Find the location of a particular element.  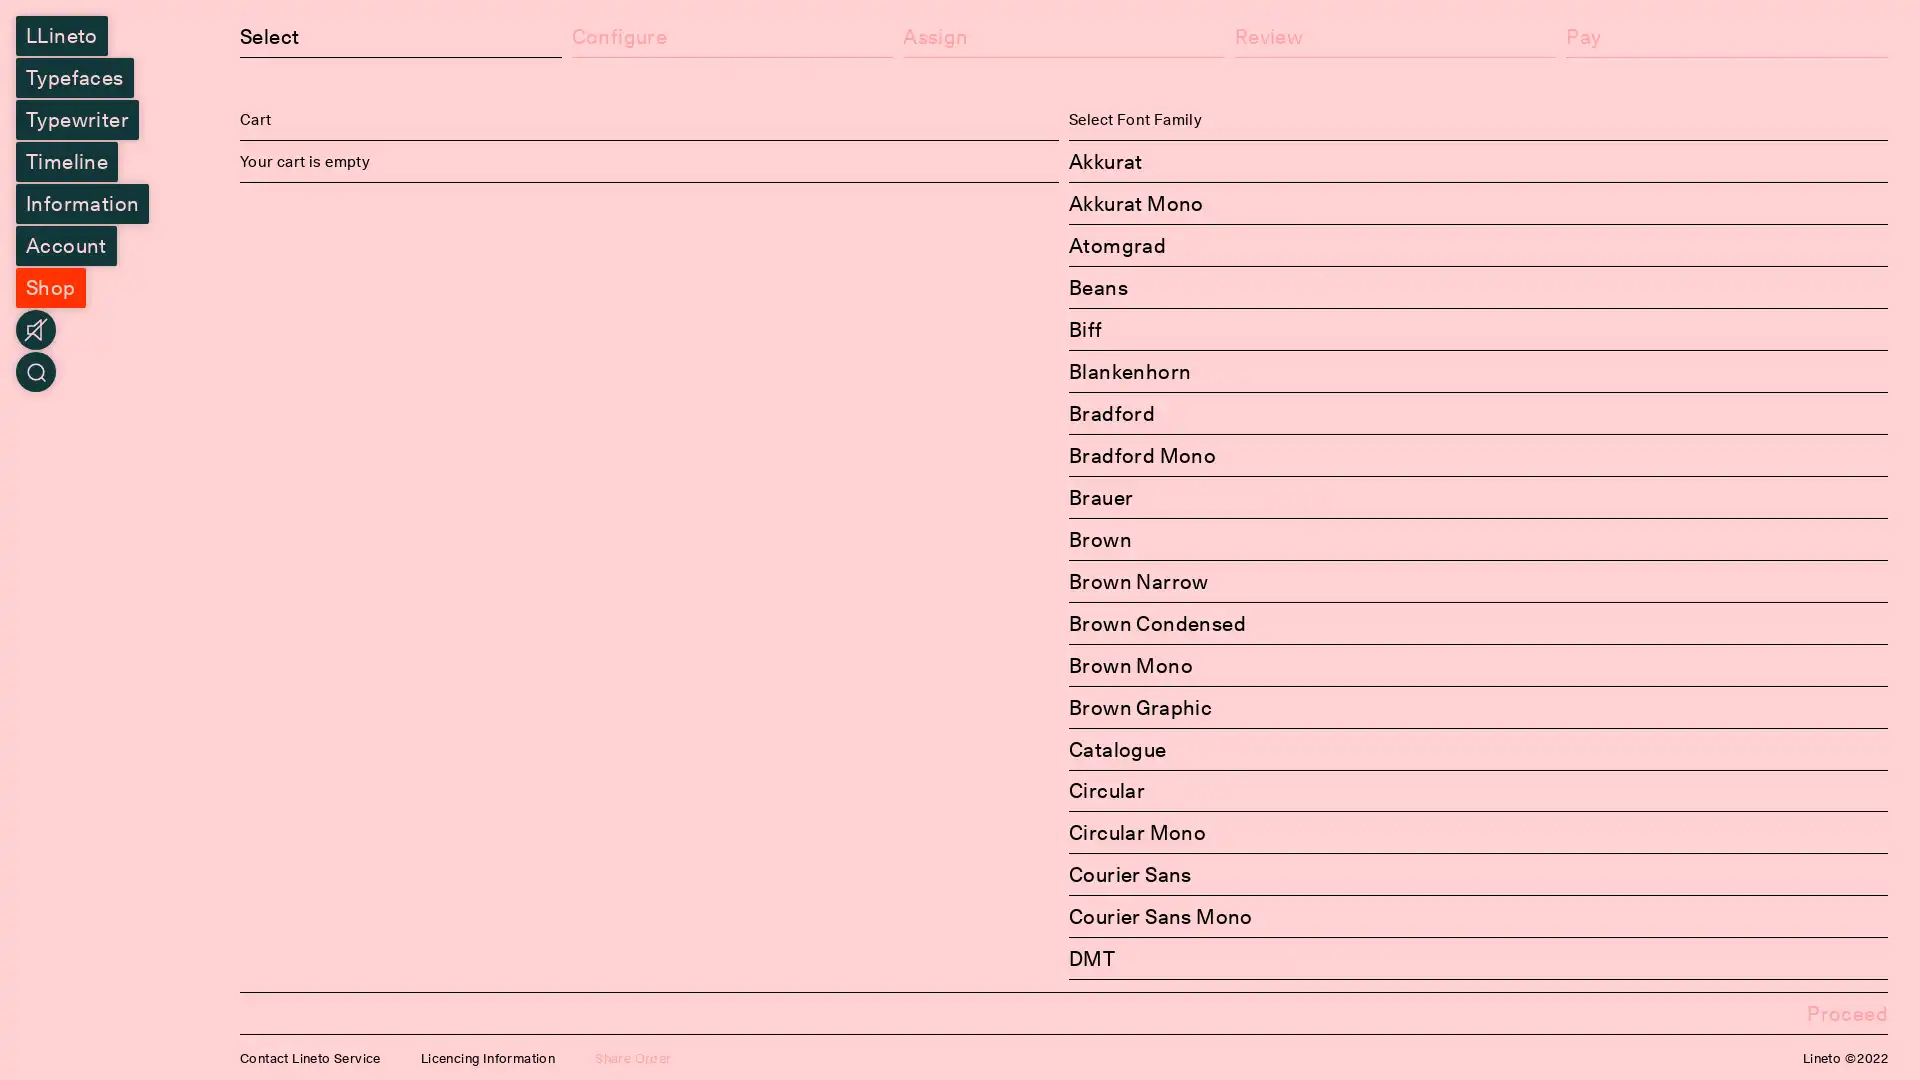

Review is located at coordinates (1394, 37).